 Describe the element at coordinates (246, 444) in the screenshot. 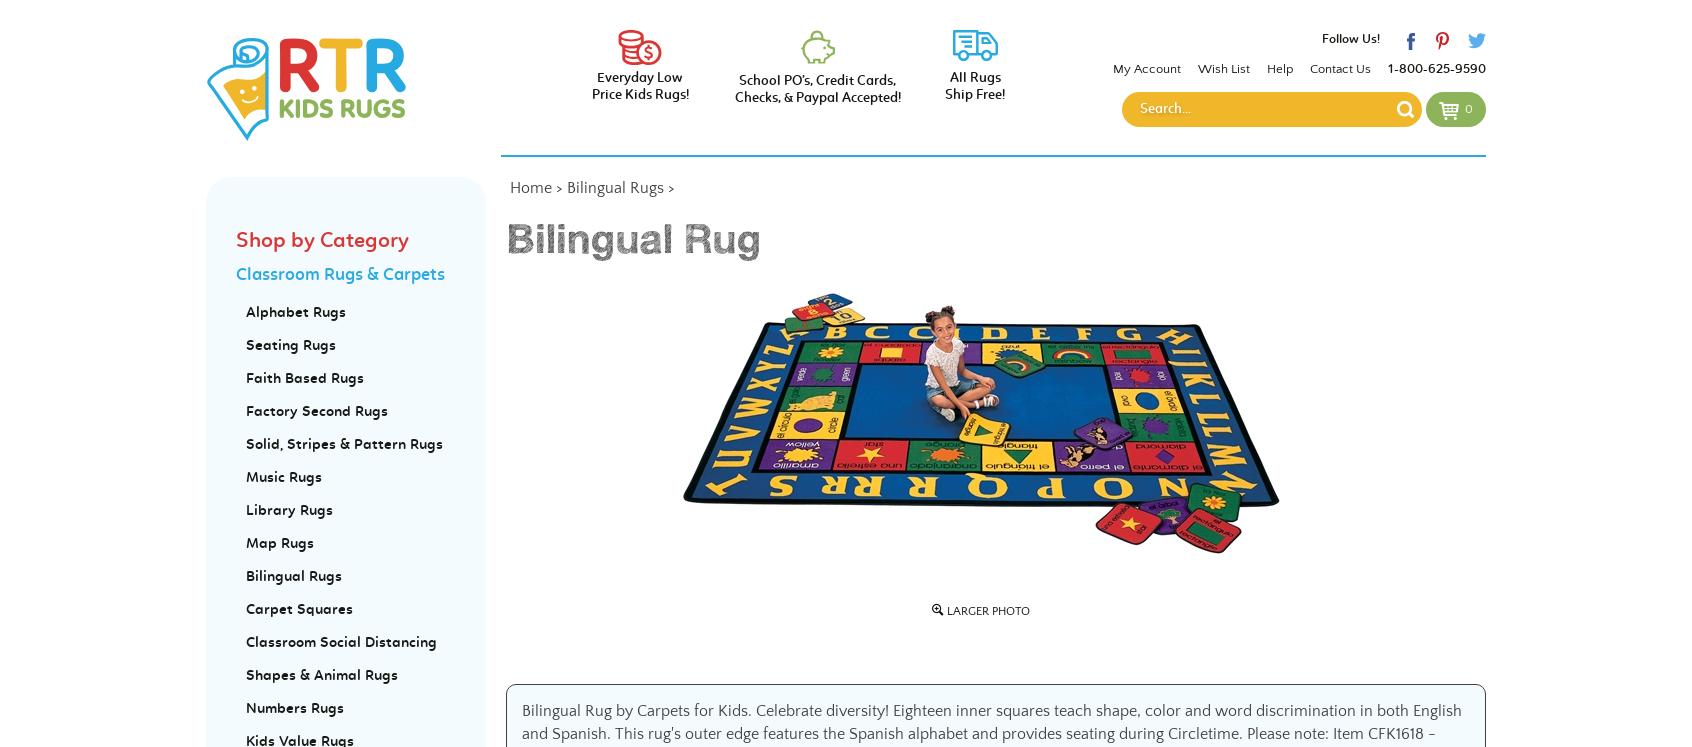

I see `'Solid, Stripes & Pattern Rugs'` at that location.